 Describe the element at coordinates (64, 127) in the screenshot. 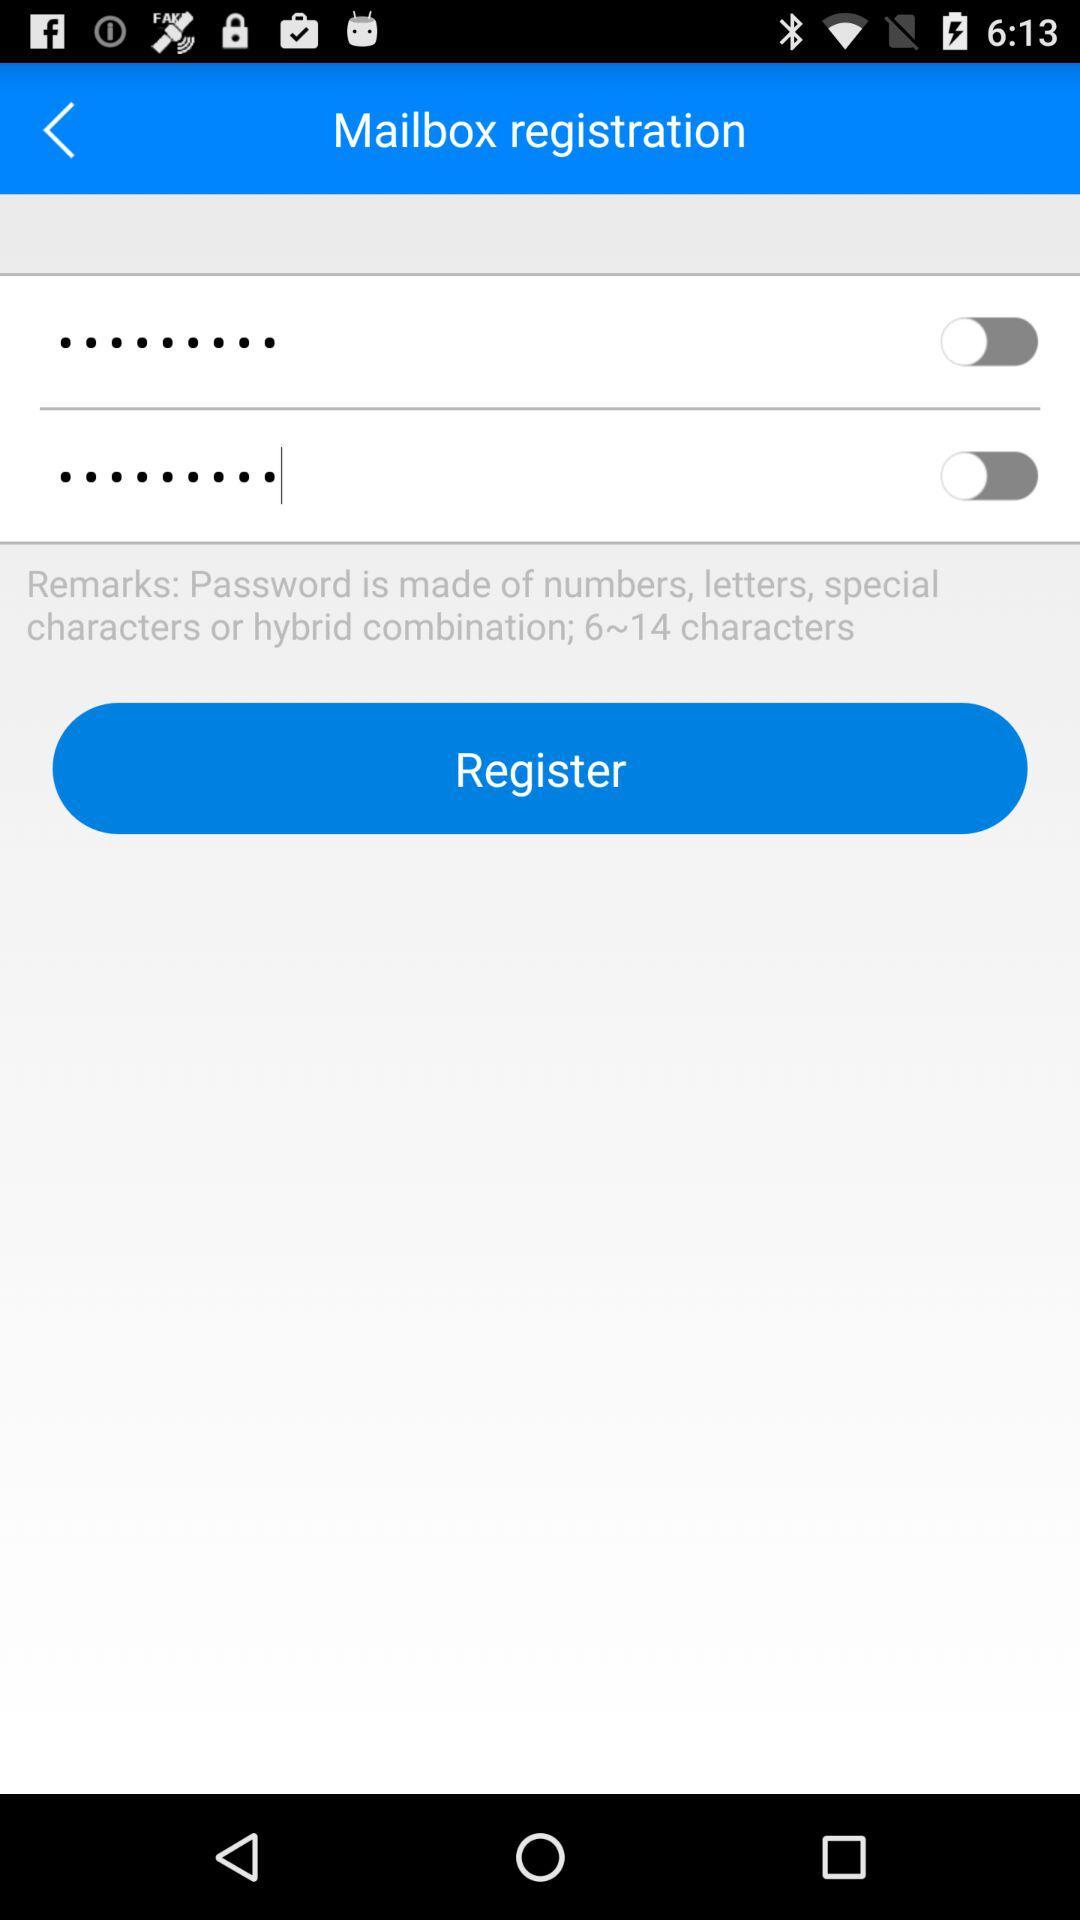

I see `previous page` at that location.